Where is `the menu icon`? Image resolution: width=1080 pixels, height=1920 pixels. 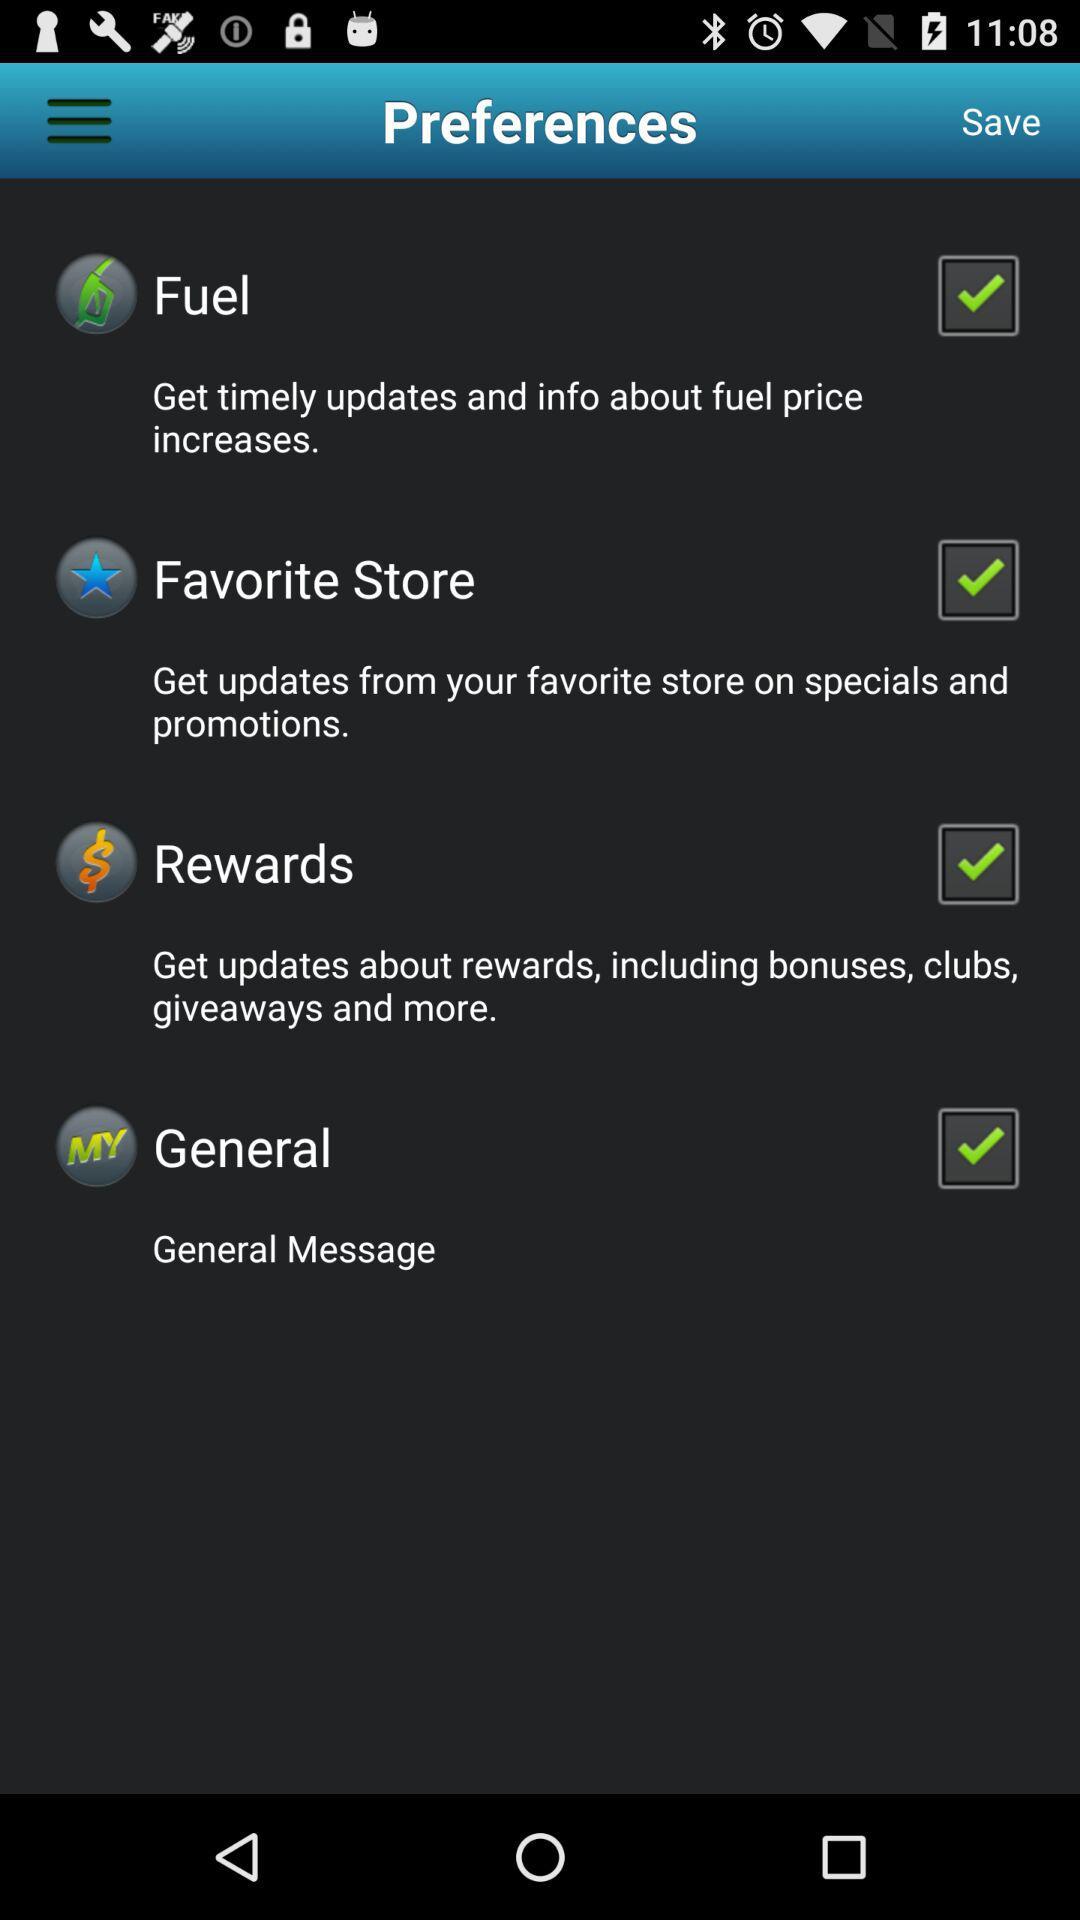 the menu icon is located at coordinates (77, 128).